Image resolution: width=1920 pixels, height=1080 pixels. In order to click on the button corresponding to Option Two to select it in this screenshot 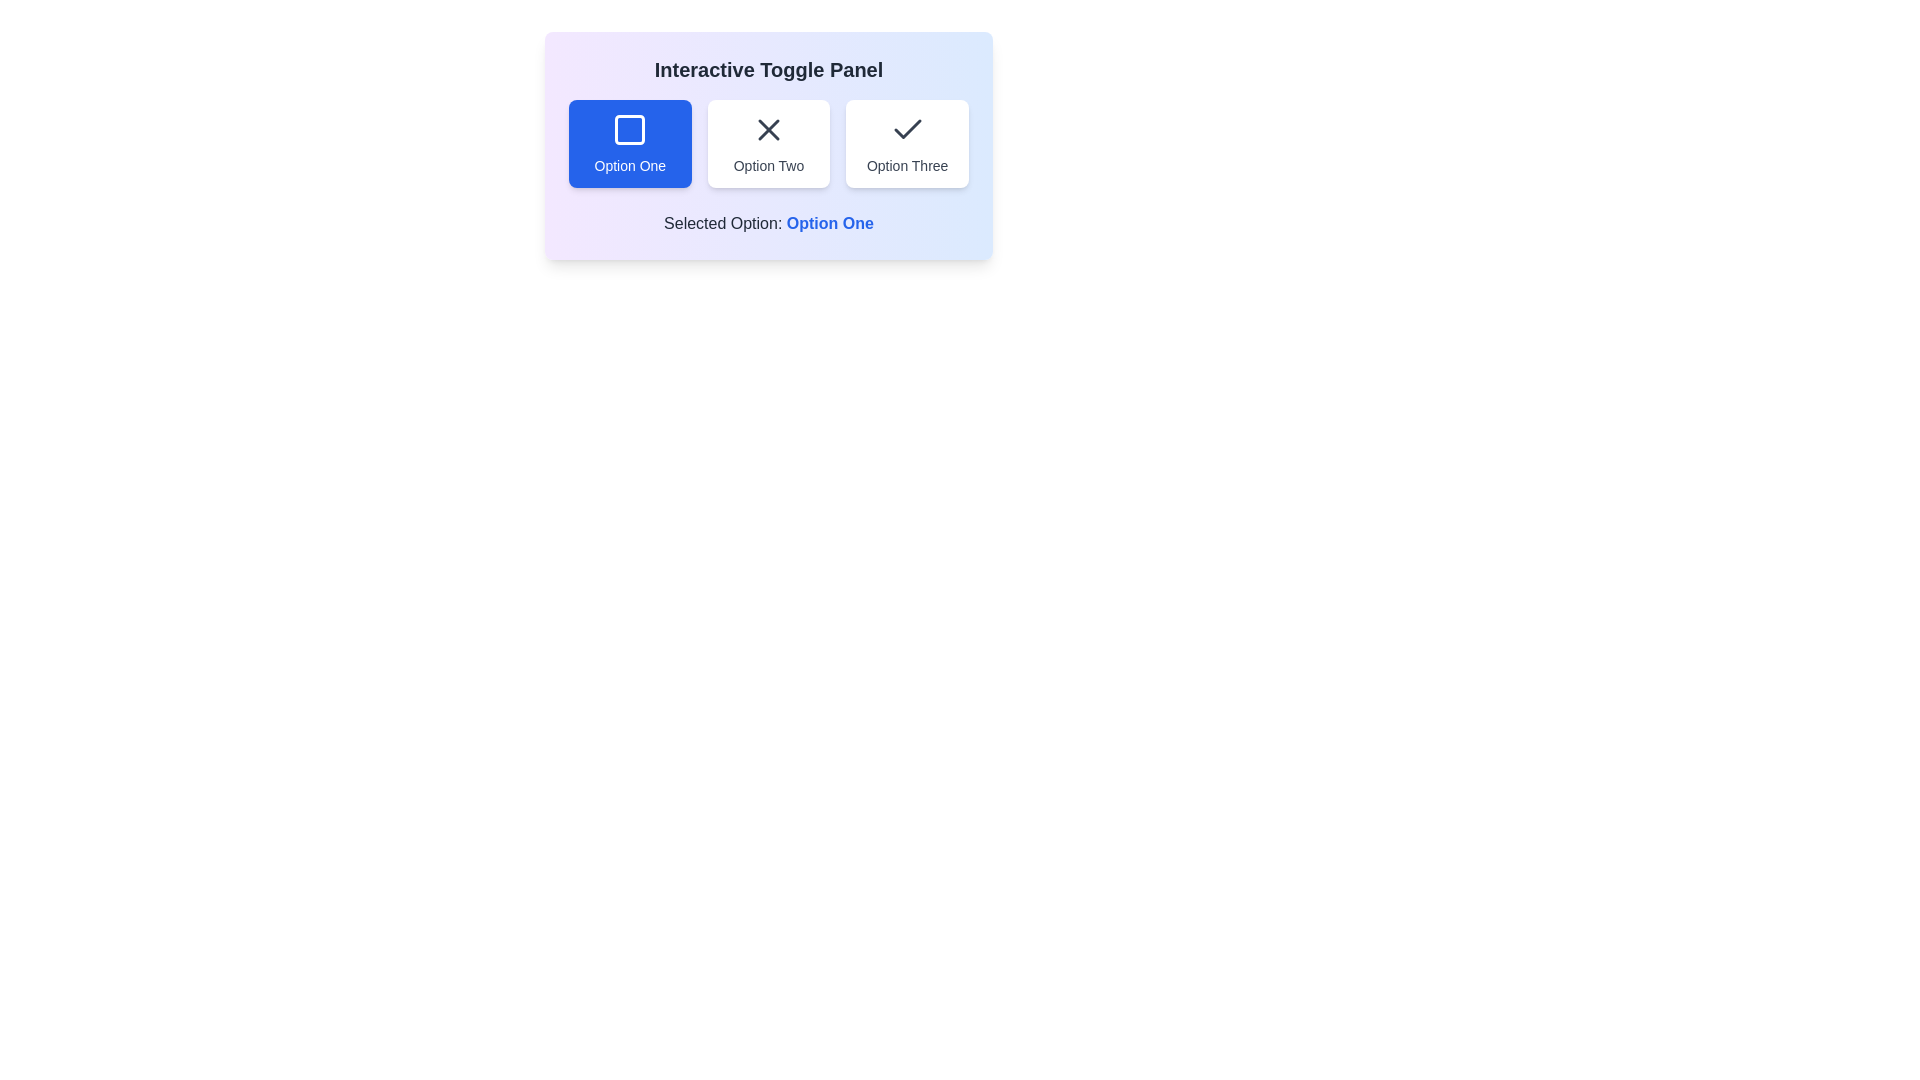, I will do `click(767, 142)`.